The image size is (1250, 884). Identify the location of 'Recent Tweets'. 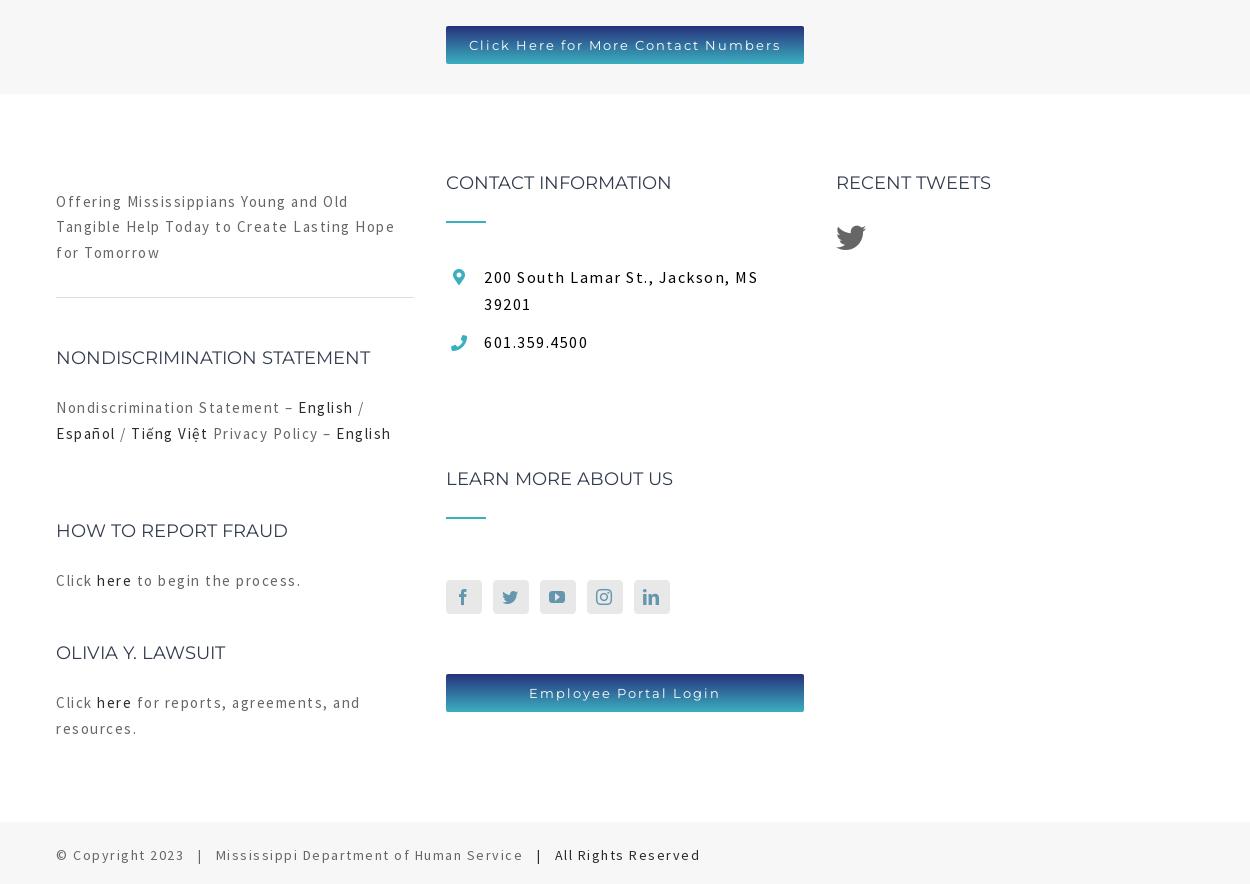
(912, 182).